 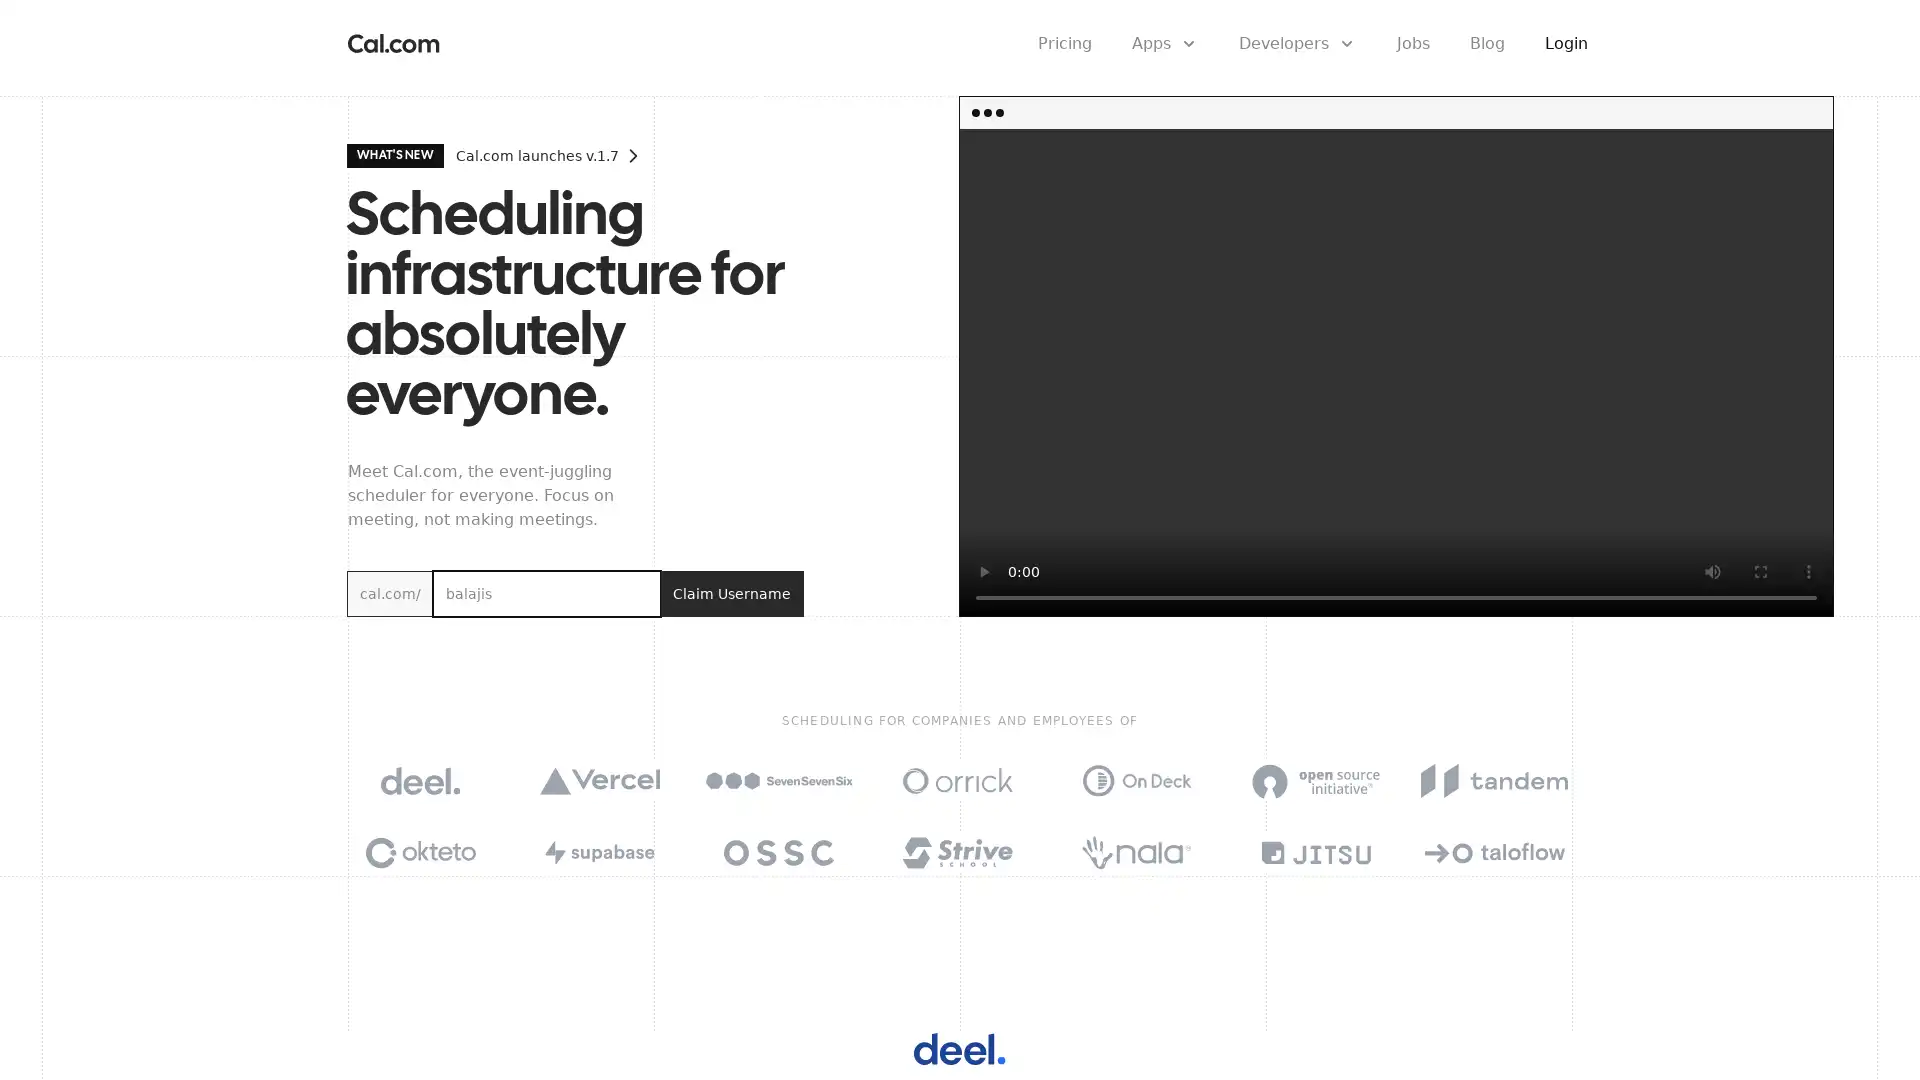 What do you see at coordinates (983, 571) in the screenshot?
I see `play` at bounding box center [983, 571].